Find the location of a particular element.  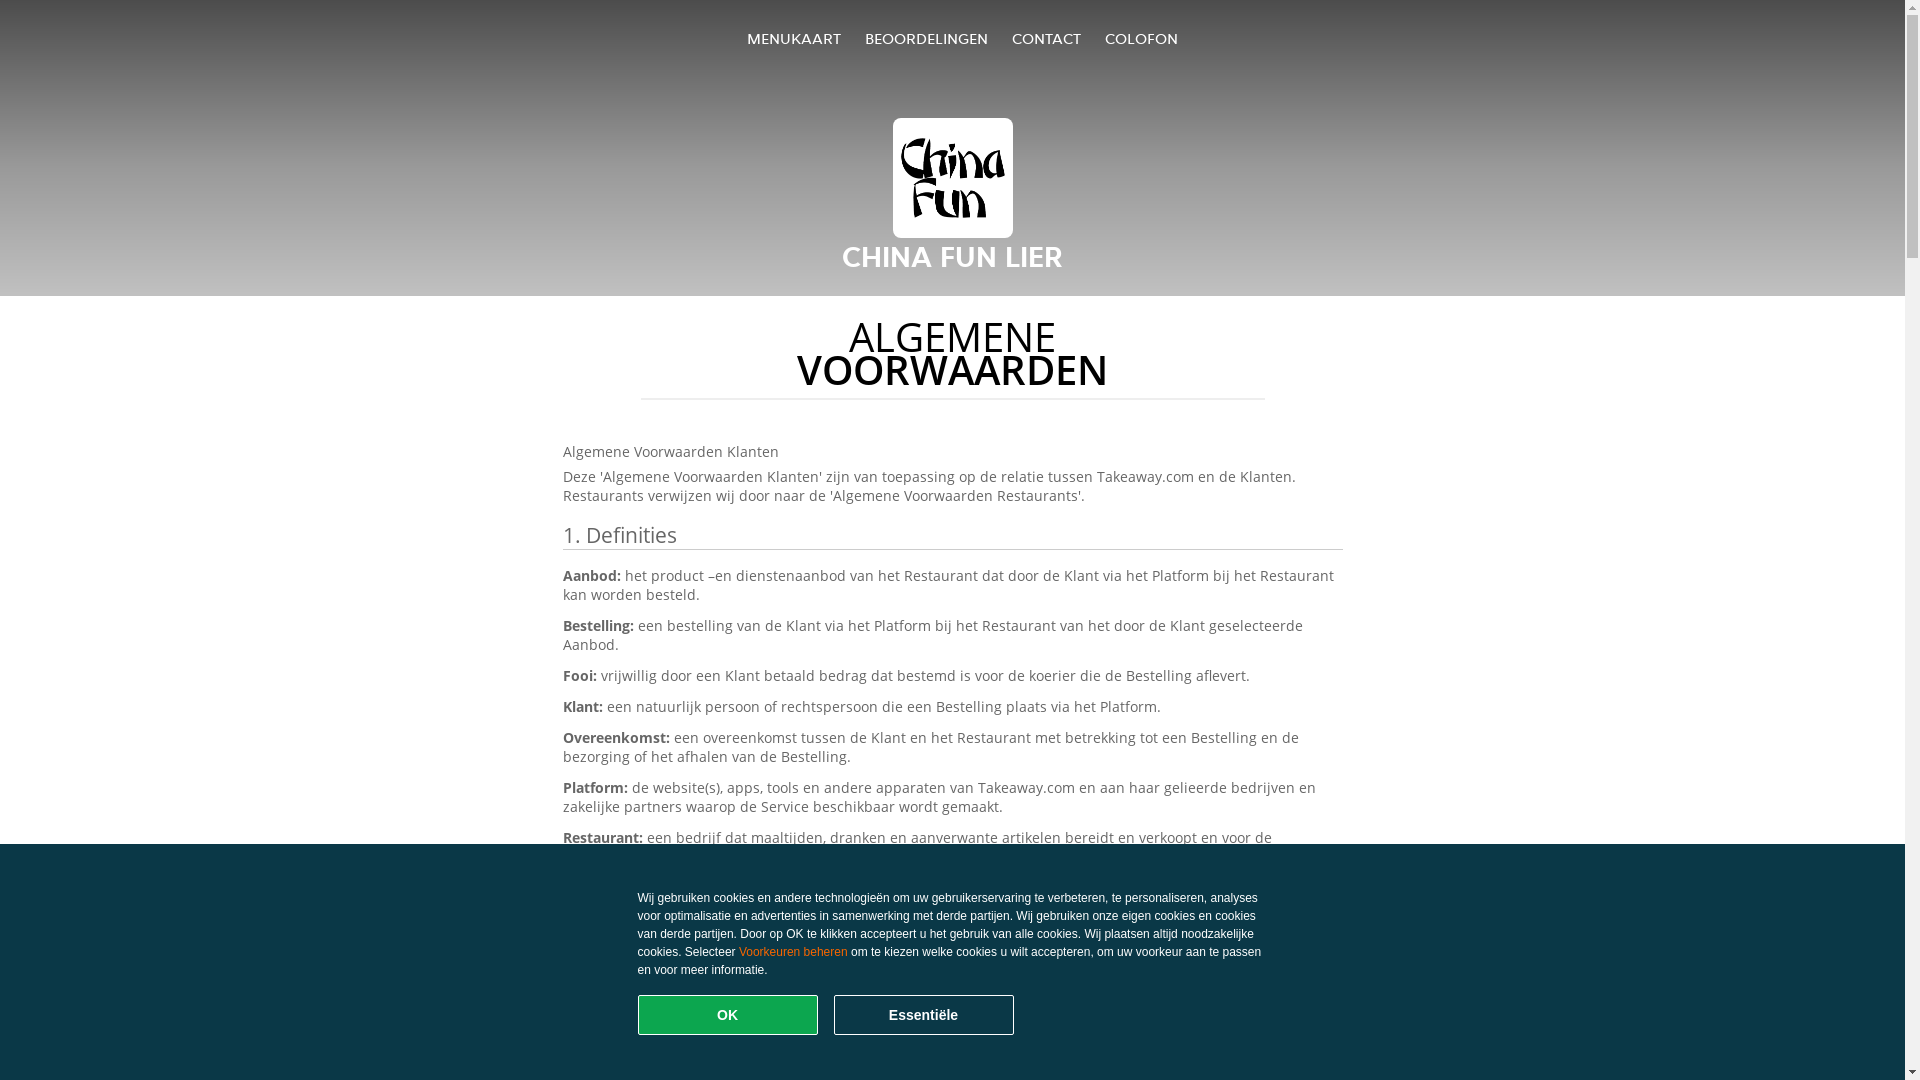

'COLOFON' is located at coordinates (1141, 38).